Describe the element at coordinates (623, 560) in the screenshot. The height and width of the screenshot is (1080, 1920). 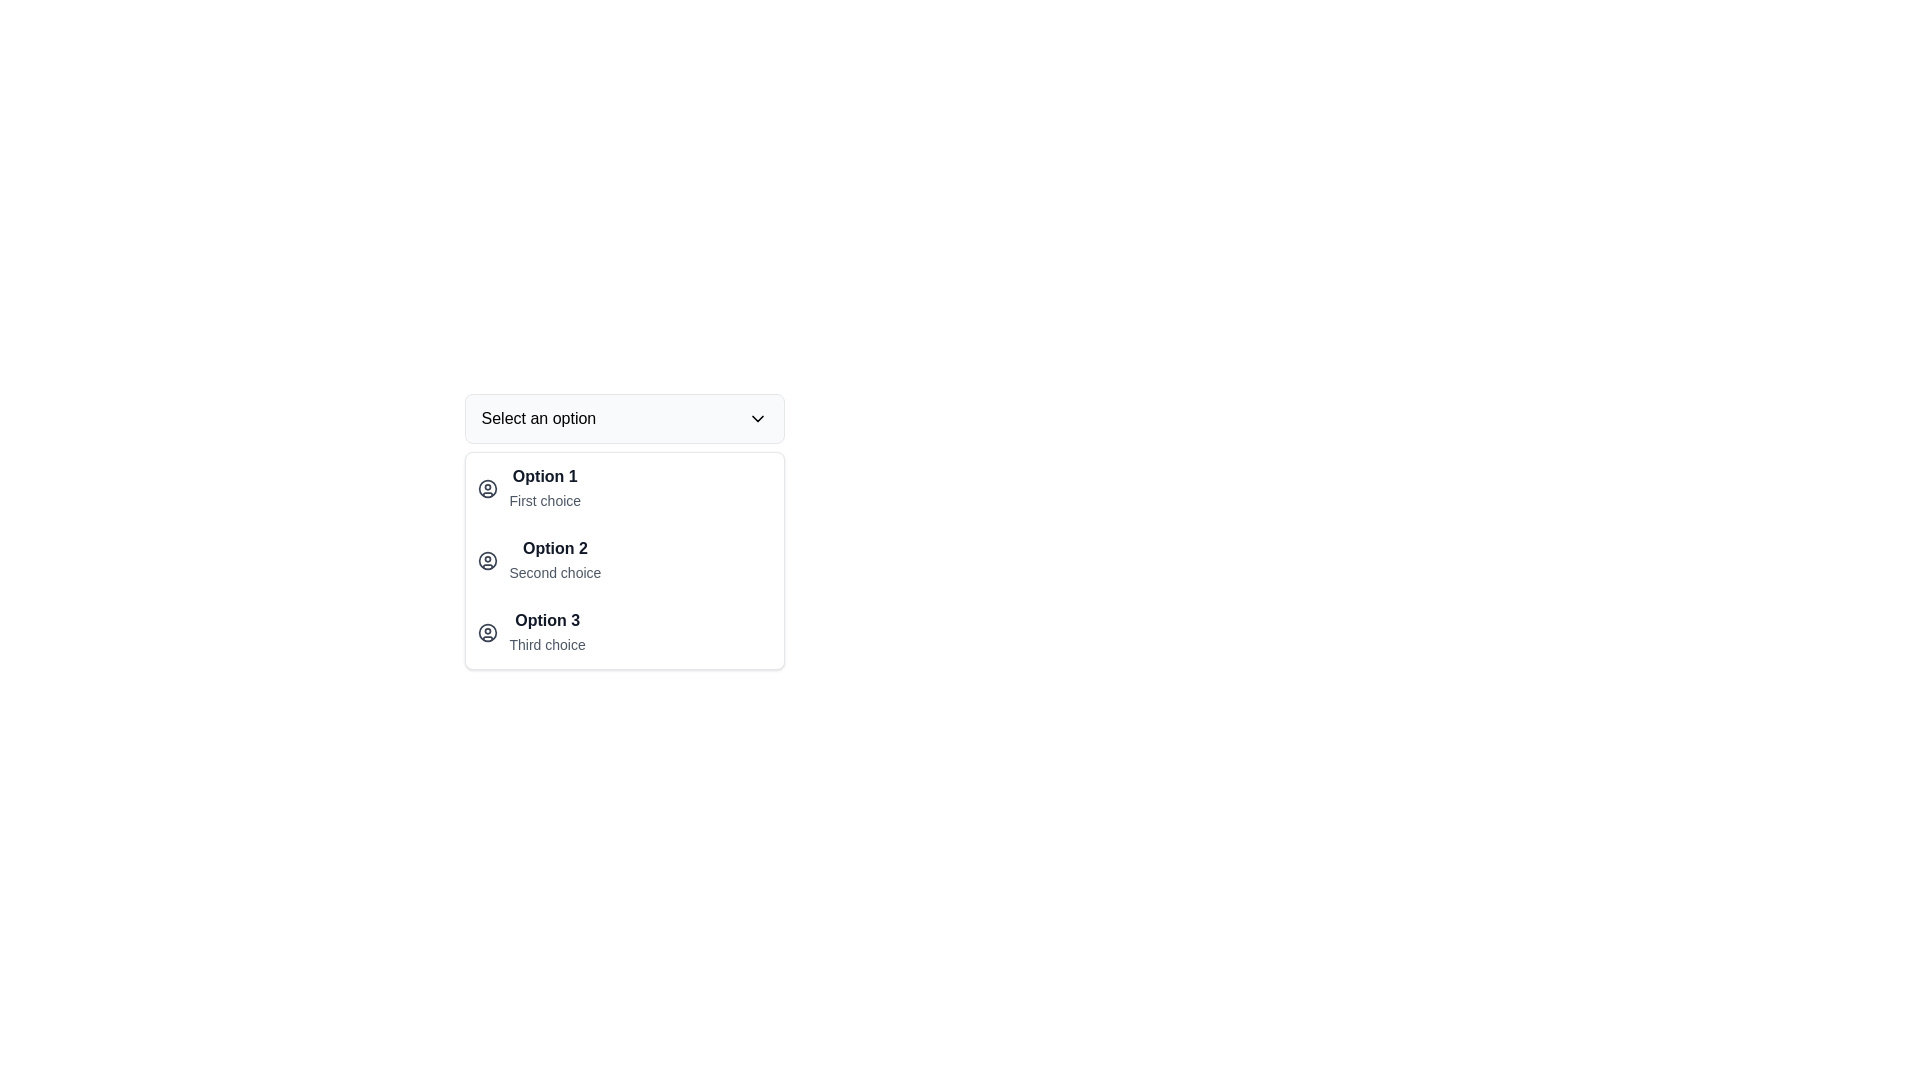
I see `the second option in the dropdown menu` at that location.